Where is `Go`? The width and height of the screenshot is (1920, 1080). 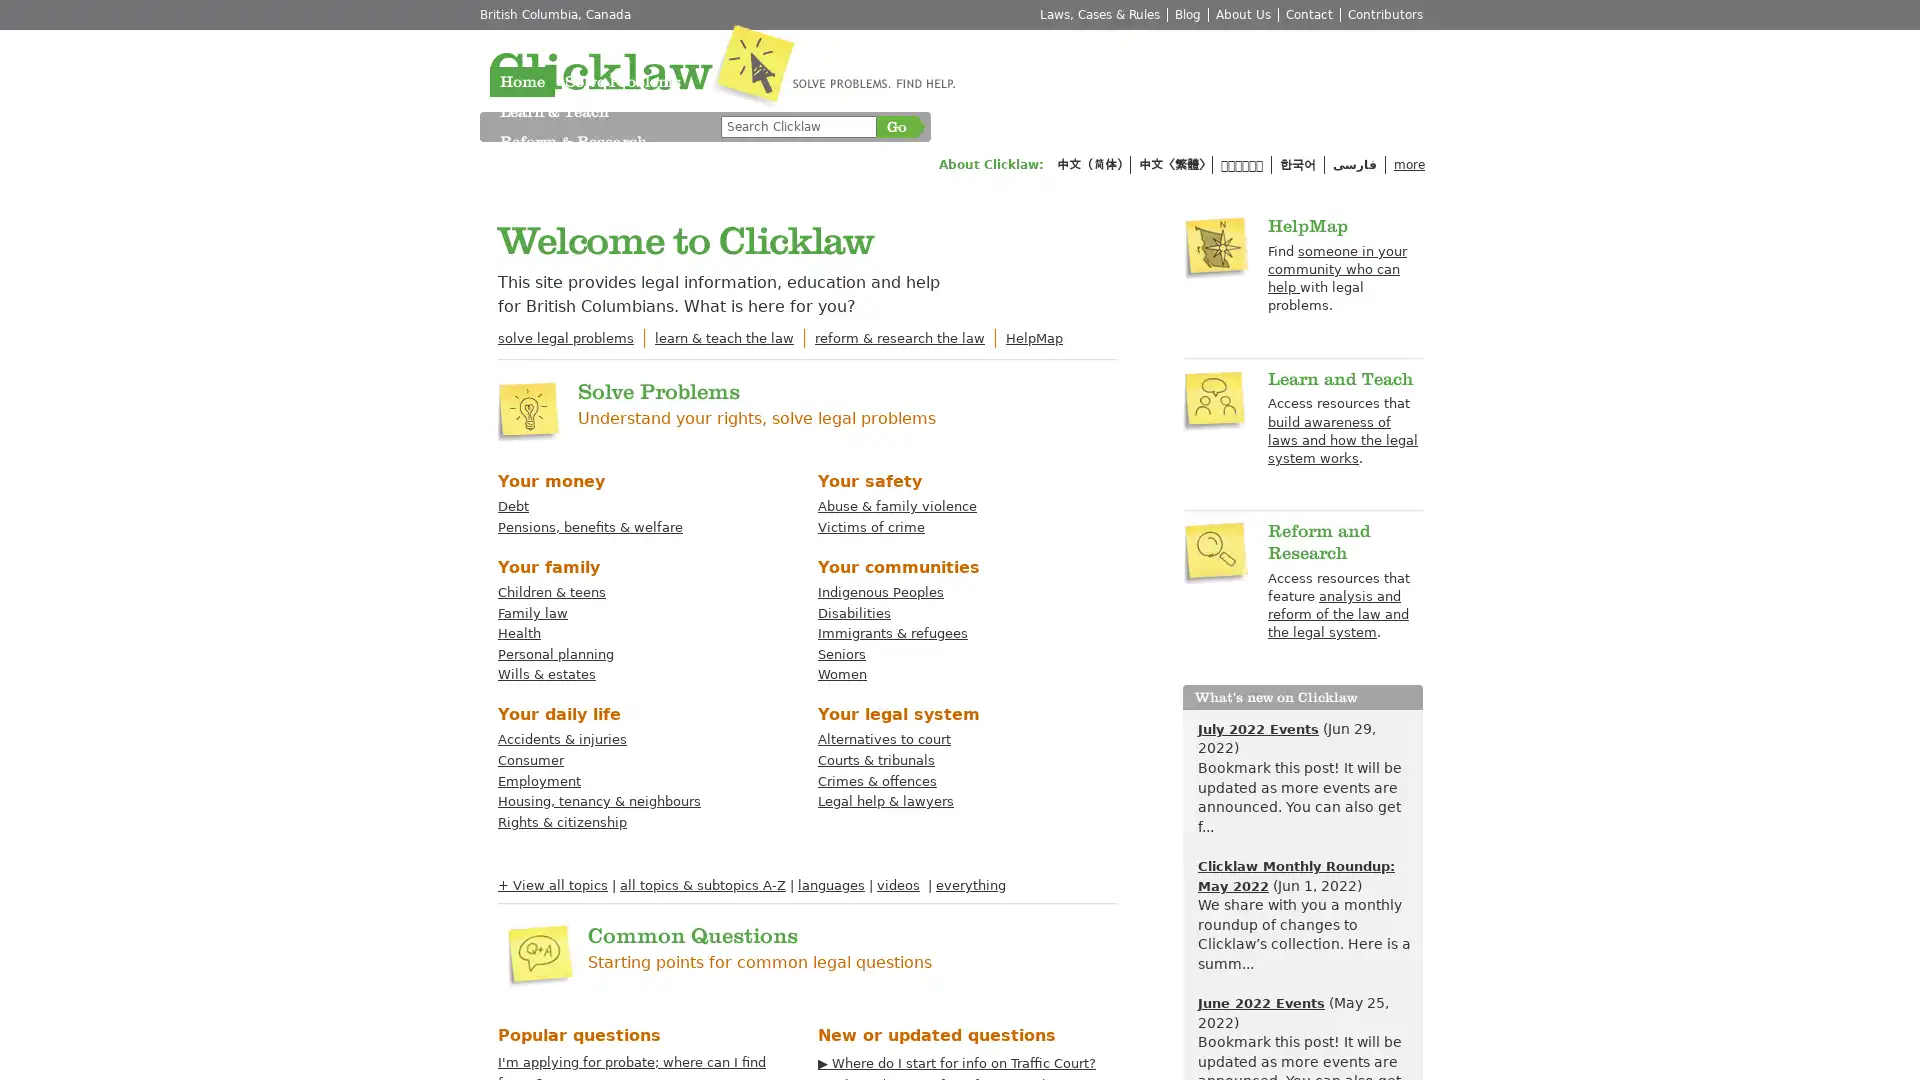
Go is located at coordinates (896, 127).